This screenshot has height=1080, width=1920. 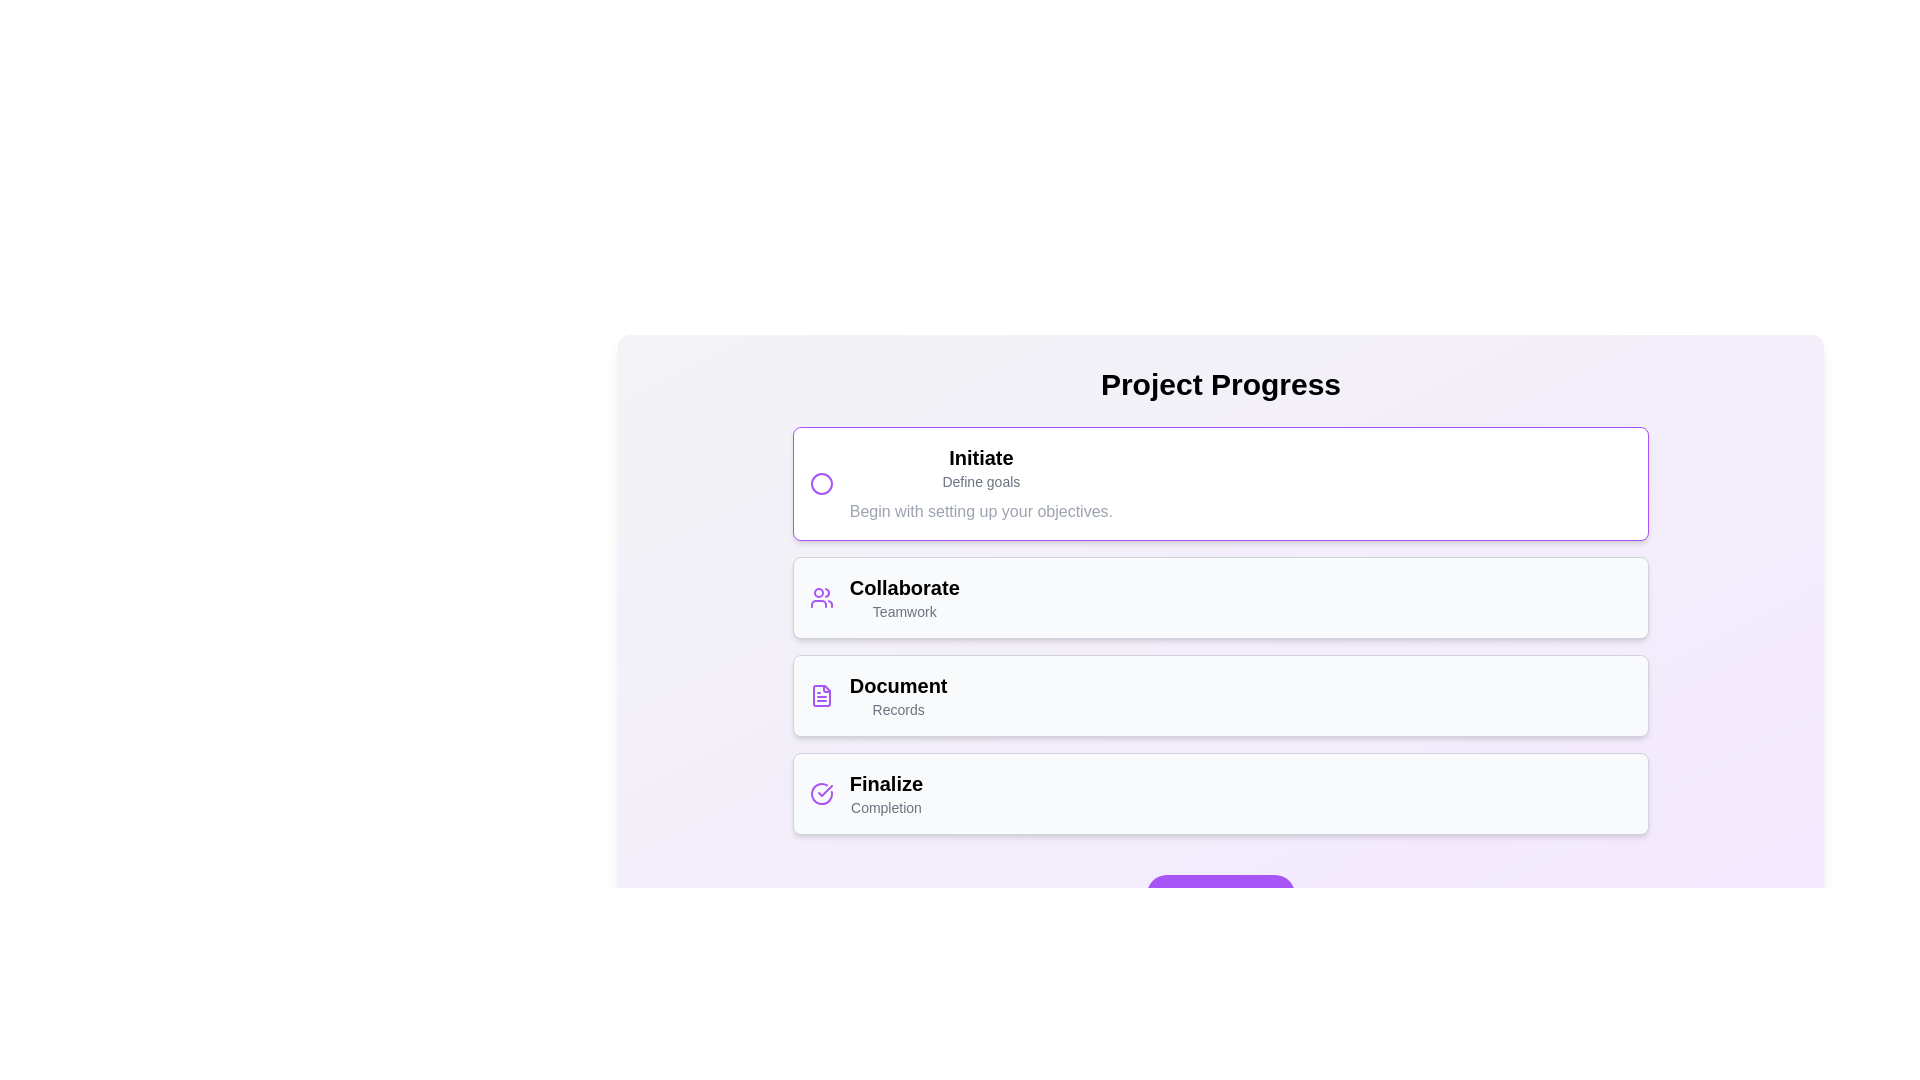 What do you see at coordinates (981, 511) in the screenshot?
I see `the static text display that shows the message 'Begin with setting up your objectives.' which is located underneath the 'Define goals' text in the 'Initiate' section` at bounding box center [981, 511].